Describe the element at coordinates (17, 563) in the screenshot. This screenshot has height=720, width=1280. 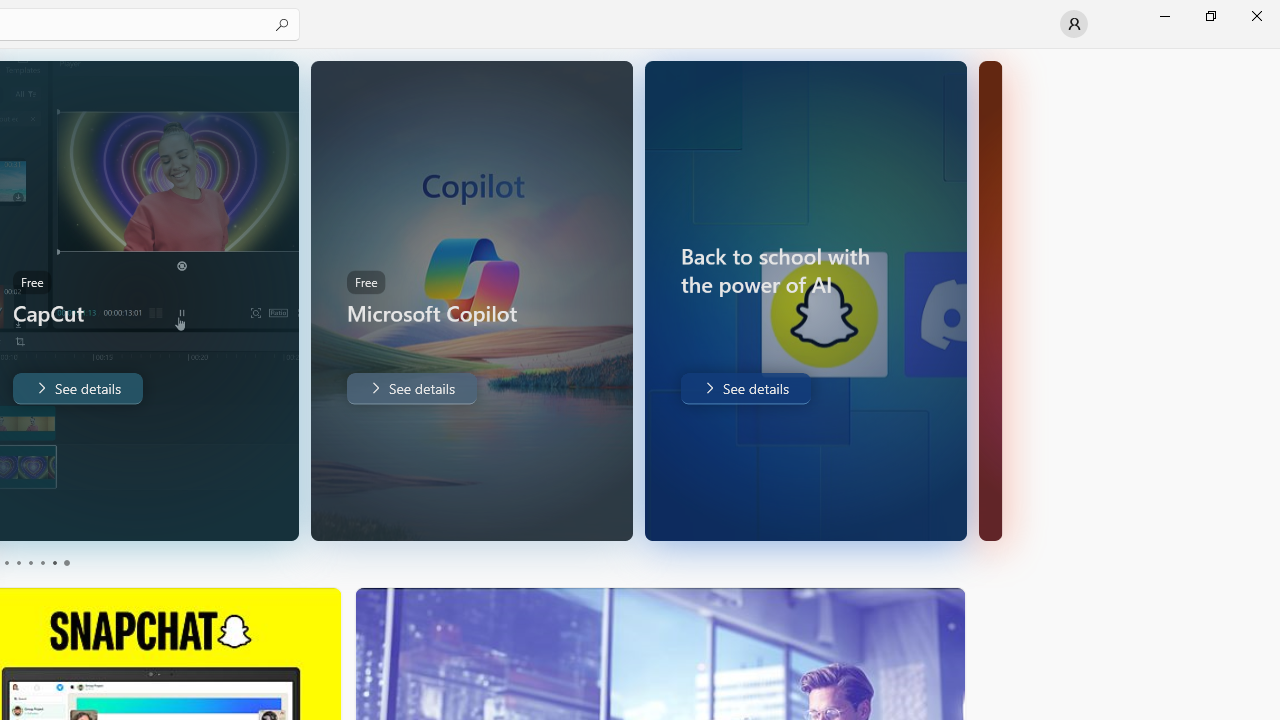
I see `'Page 2'` at that location.